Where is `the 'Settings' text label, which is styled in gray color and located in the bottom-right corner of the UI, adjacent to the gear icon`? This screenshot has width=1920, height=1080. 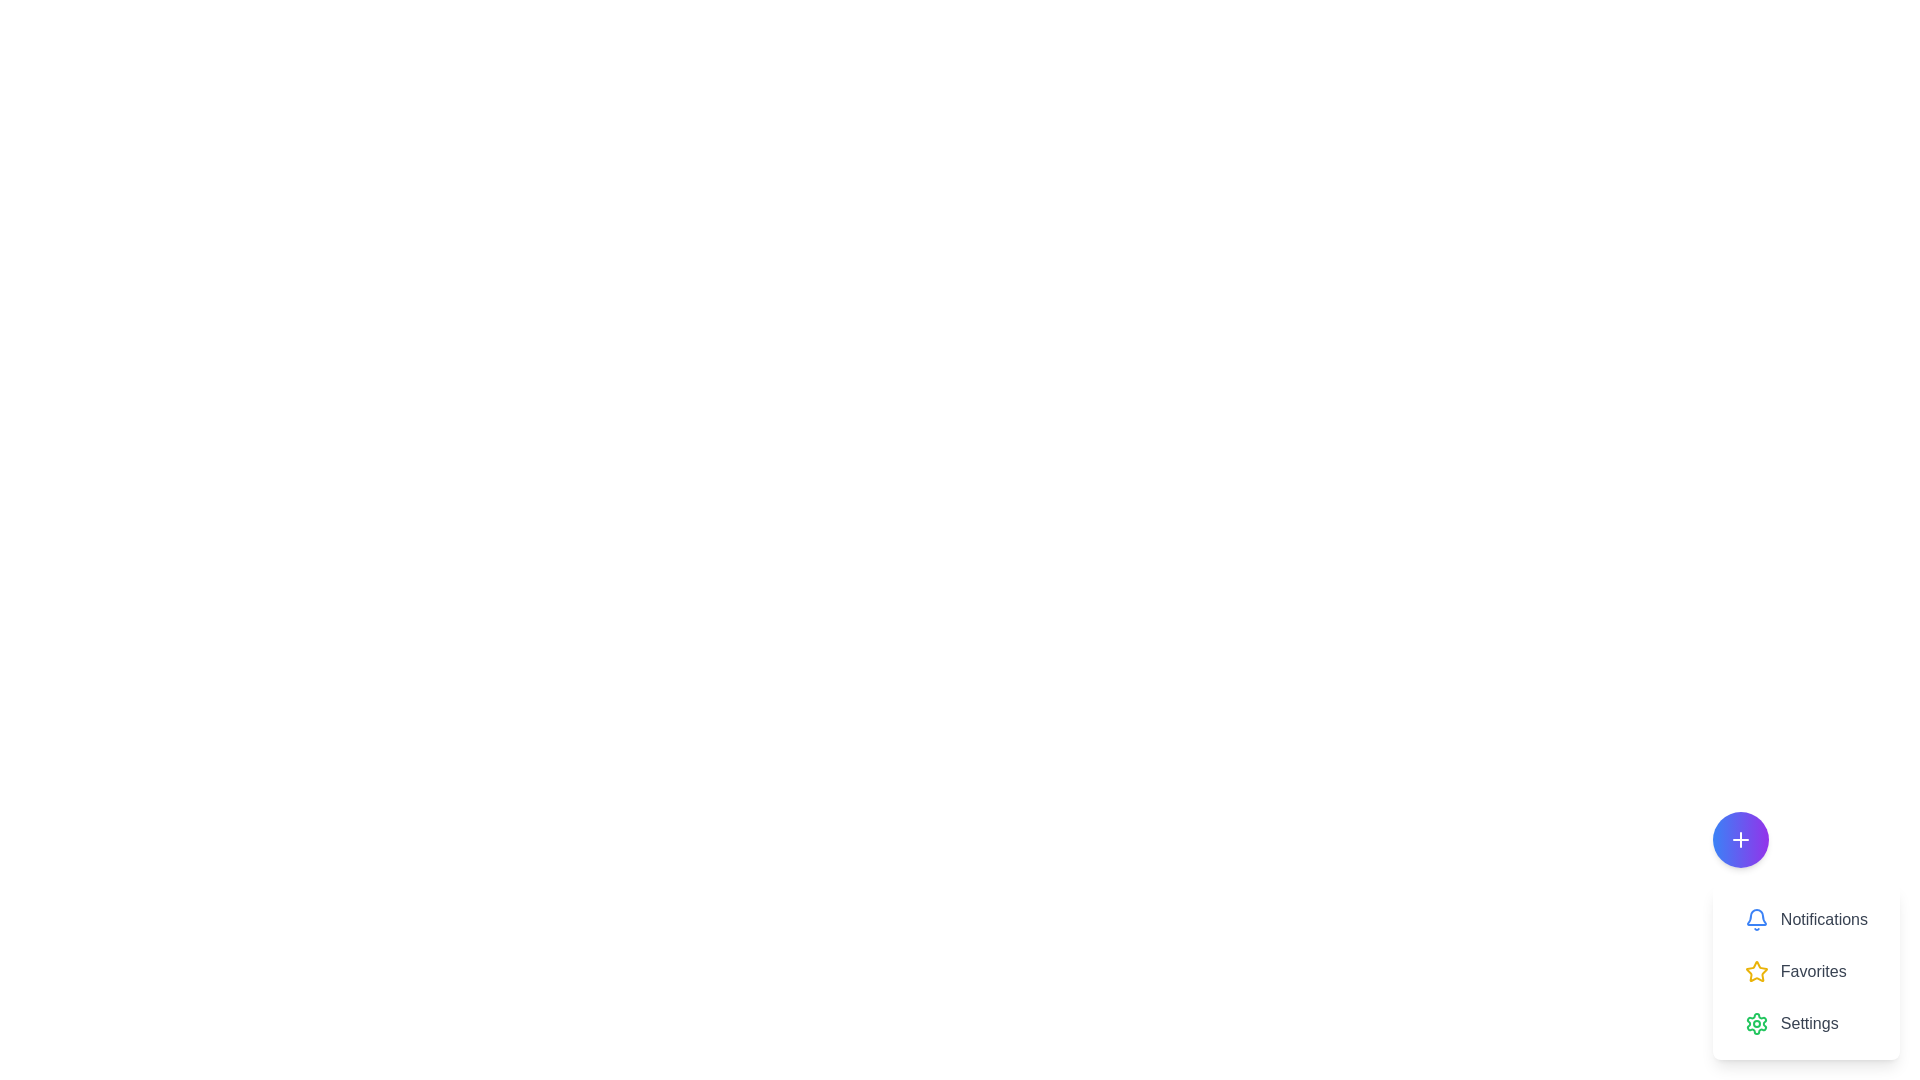 the 'Settings' text label, which is styled in gray color and located in the bottom-right corner of the UI, adjacent to the gear icon is located at coordinates (1809, 1023).